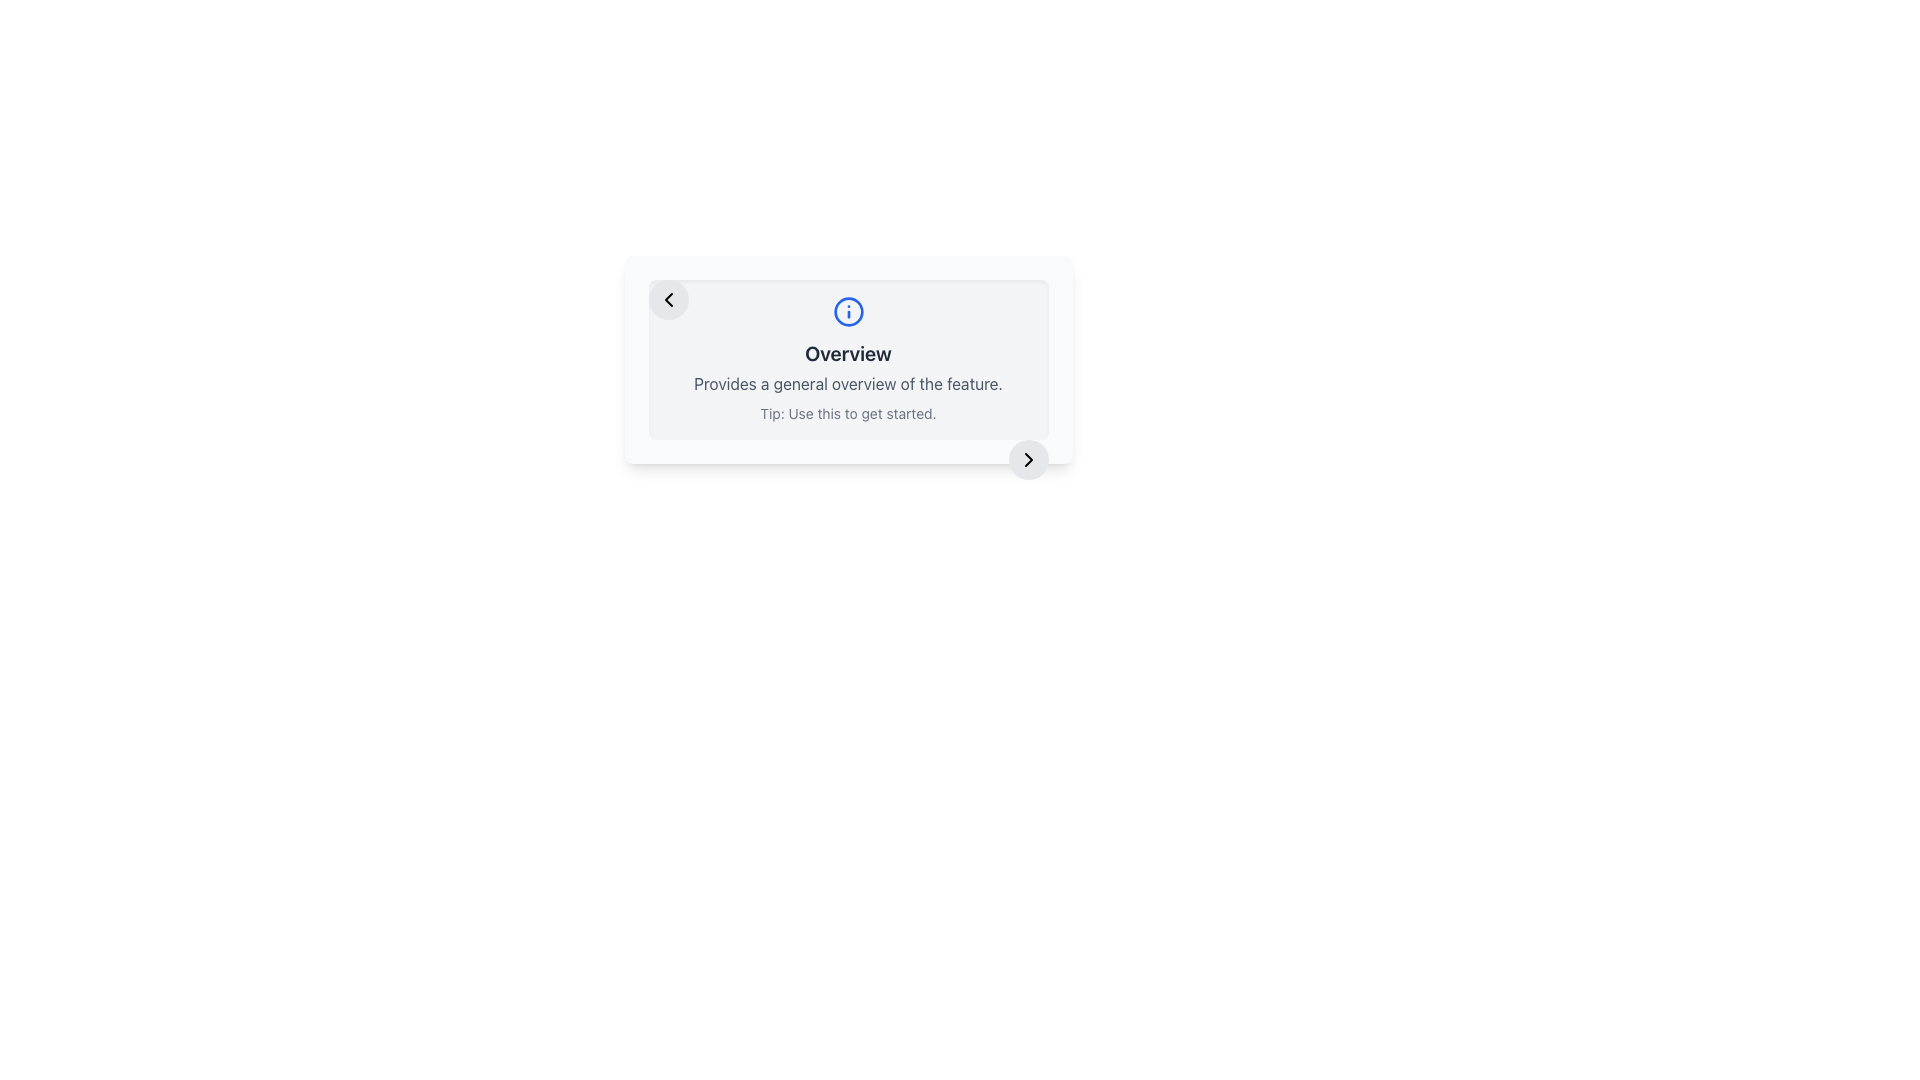 The width and height of the screenshot is (1920, 1080). Describe the element at coordinates (1028, 459) in the screenshot. I see `the rightward-pointing arrow icon located in the bottom-right corner of the 'Overview' card` at that location.